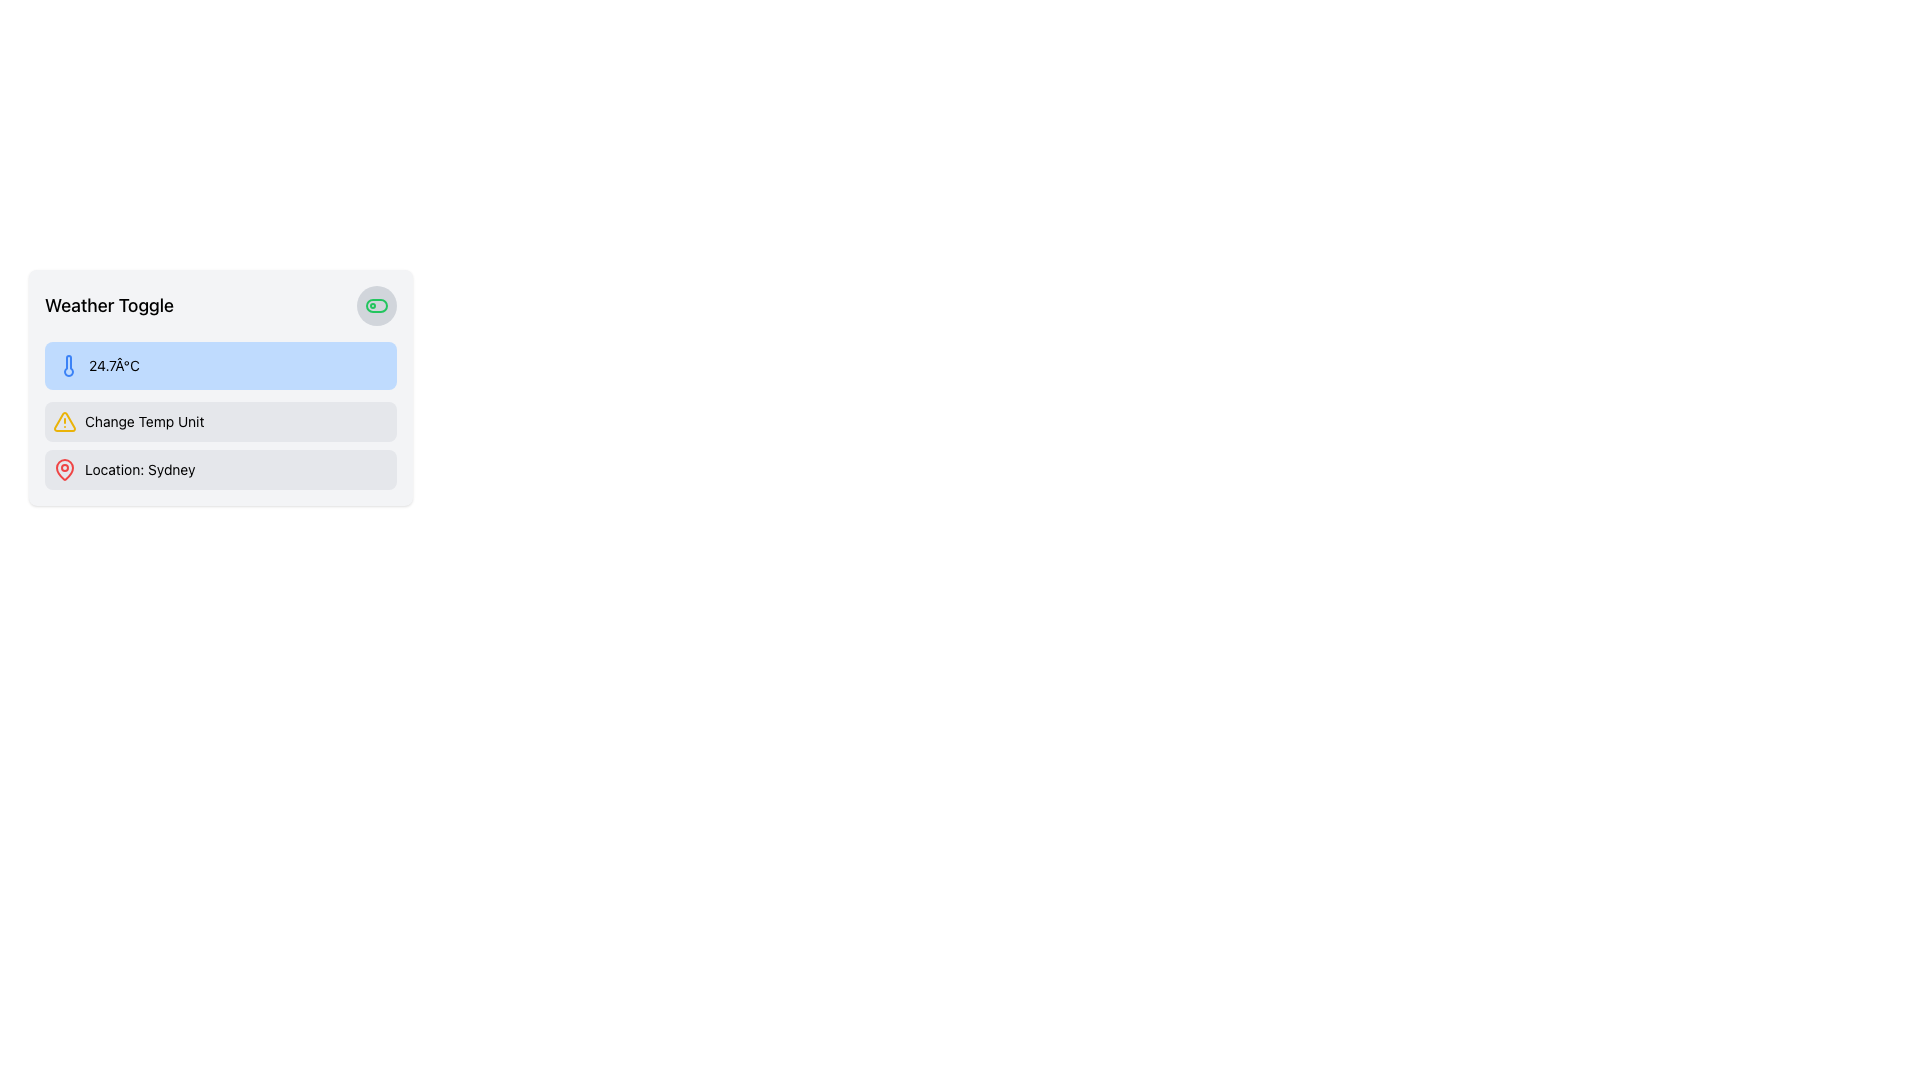  What do you see at coordinates (64, 420) in the screenshot?
I see `the triangle-shaped caution icon that is part of the 'Change Temp Unit' button in the weather settings interface` at bounding box center [64, 420].